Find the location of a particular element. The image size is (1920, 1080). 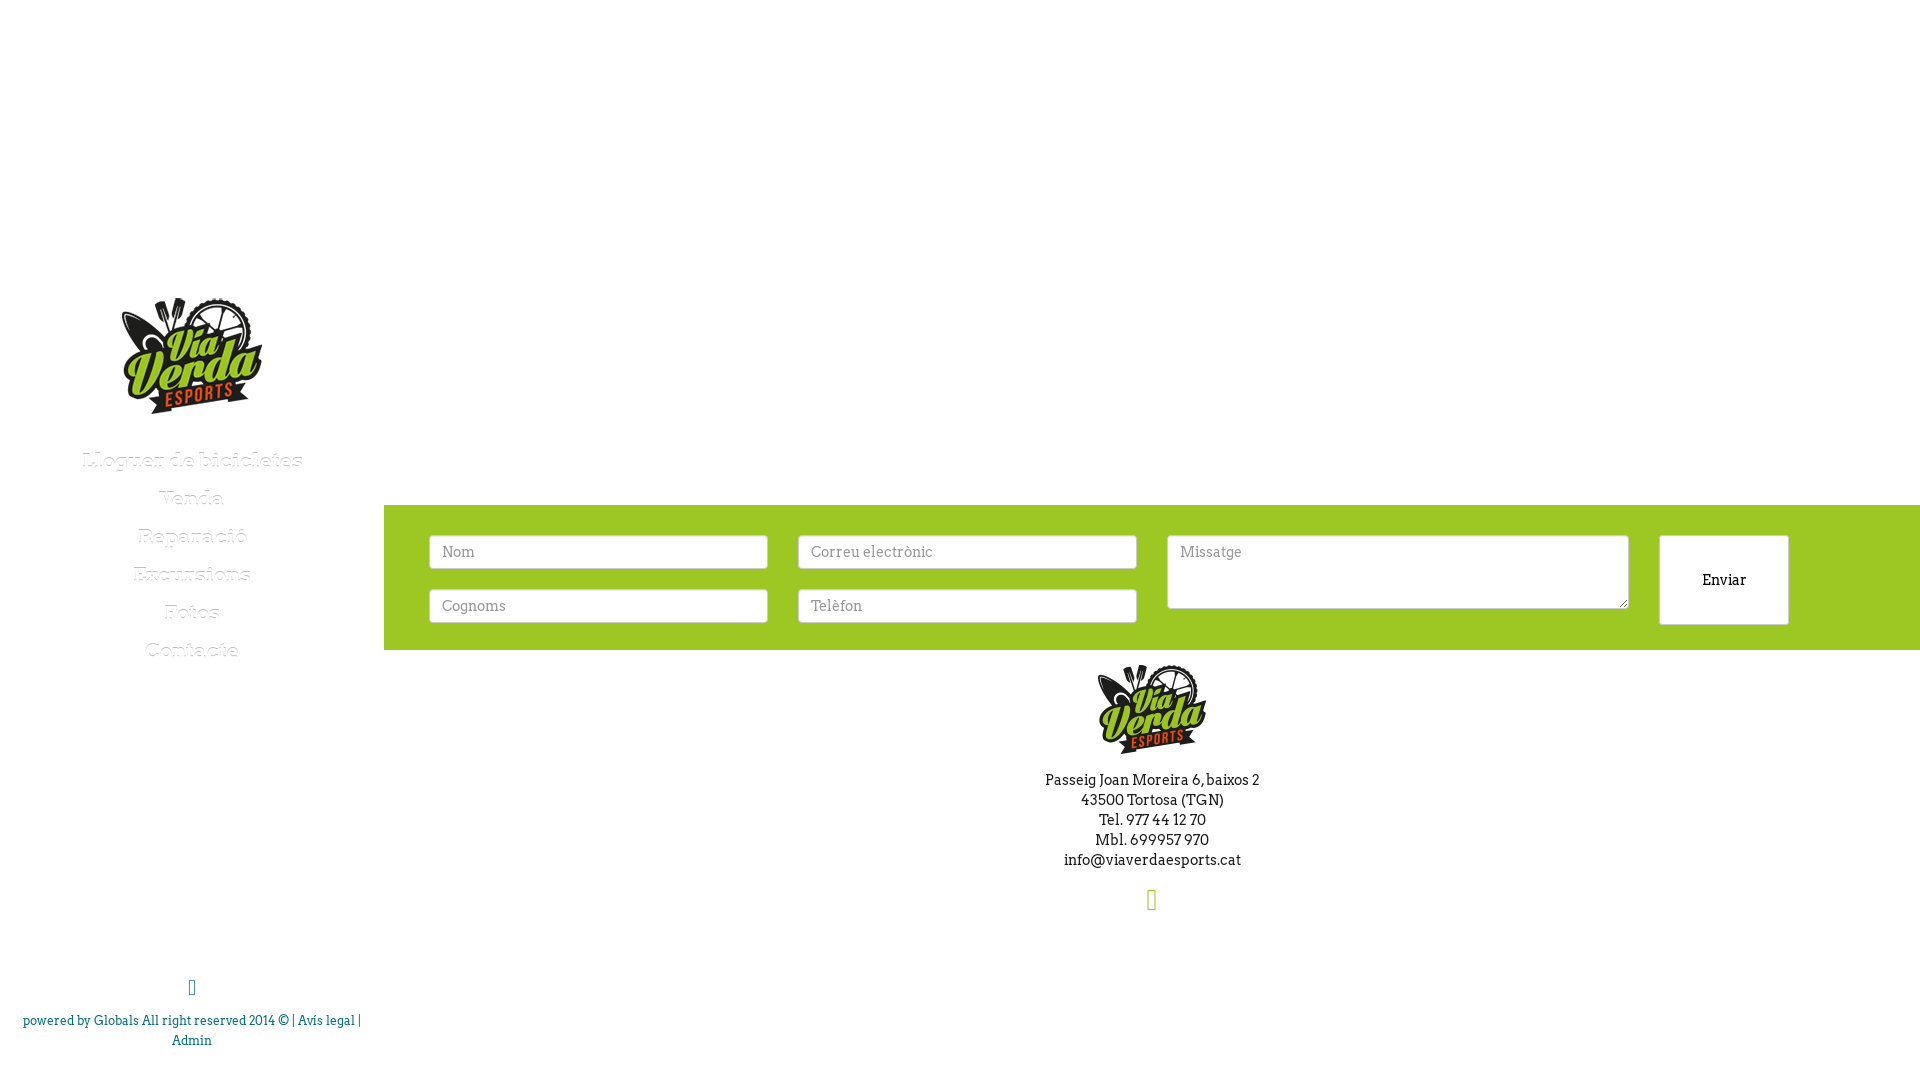

'Excursions' is located at coordinates (192, 575).